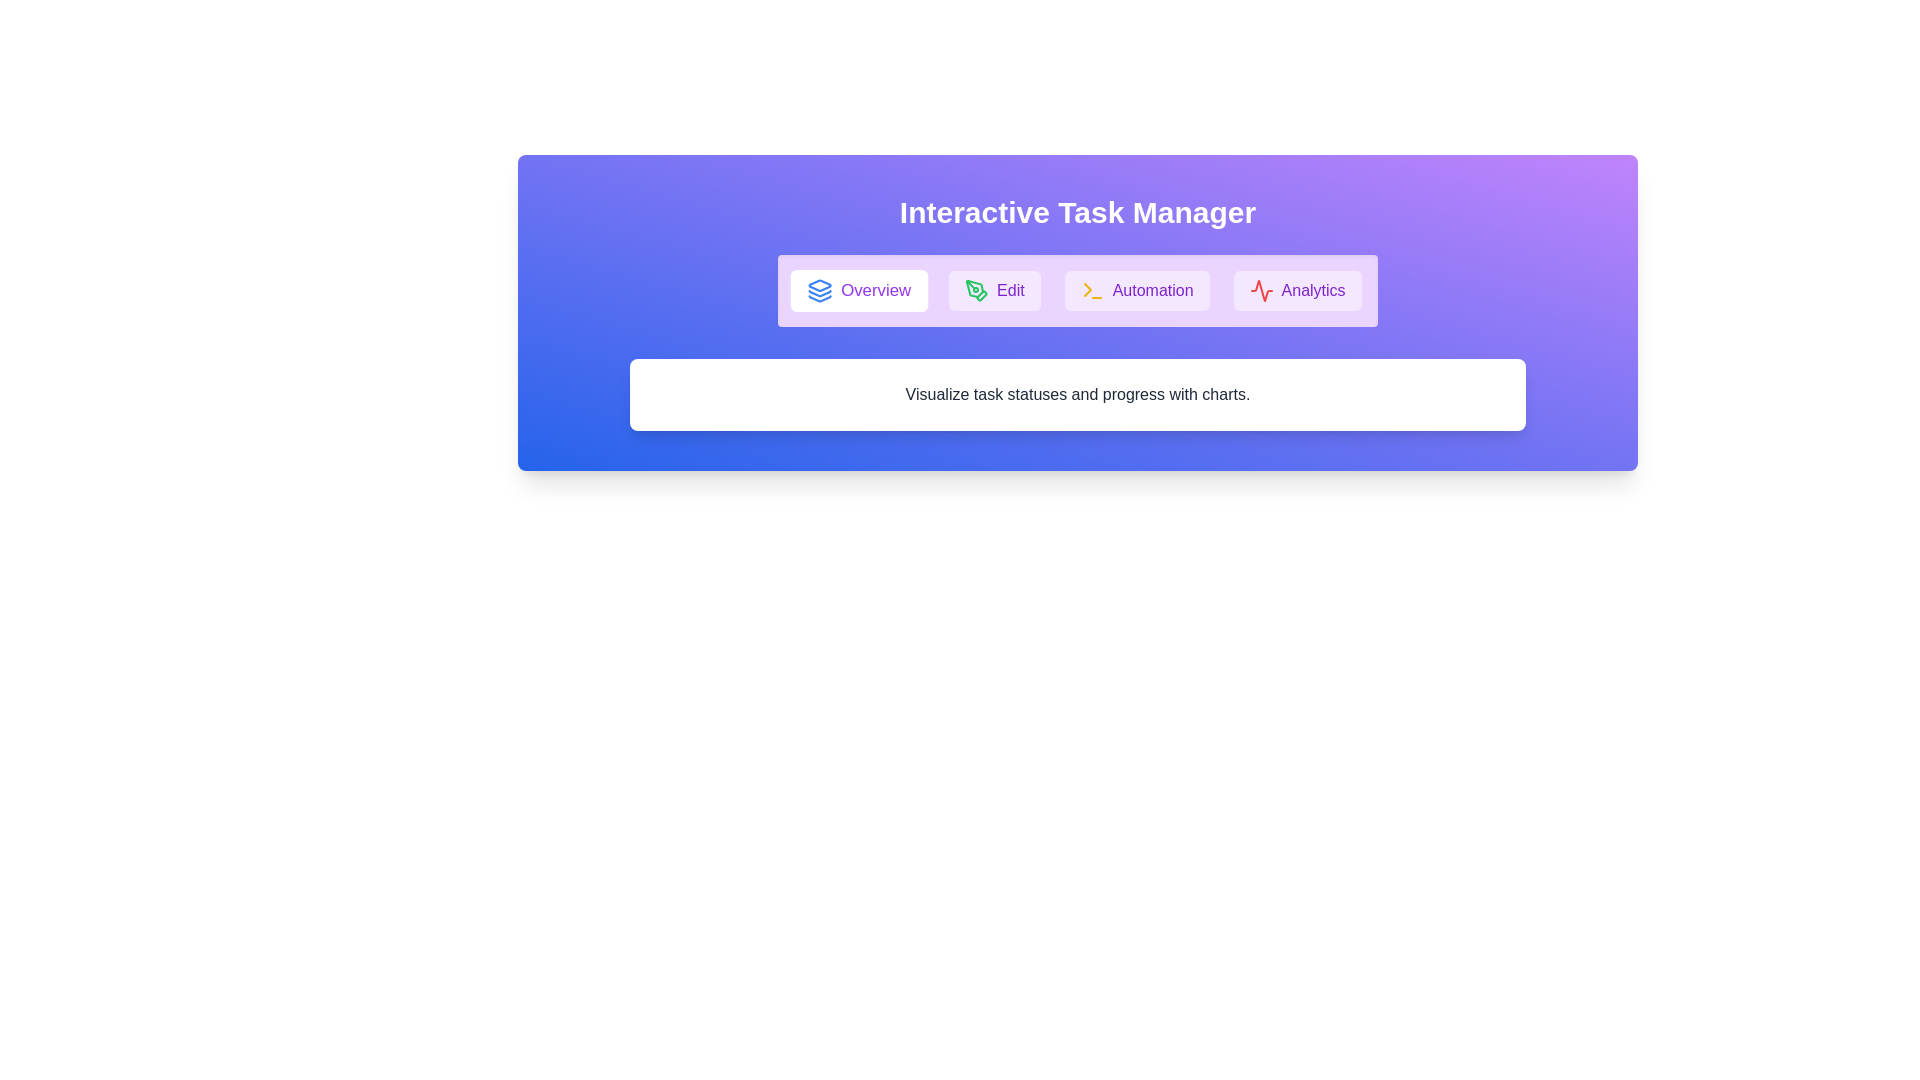  What do you see at coordinates (859, 290) in the screenshot?
I see `the tab button labeled Overview` at bounding box center [859, 290].